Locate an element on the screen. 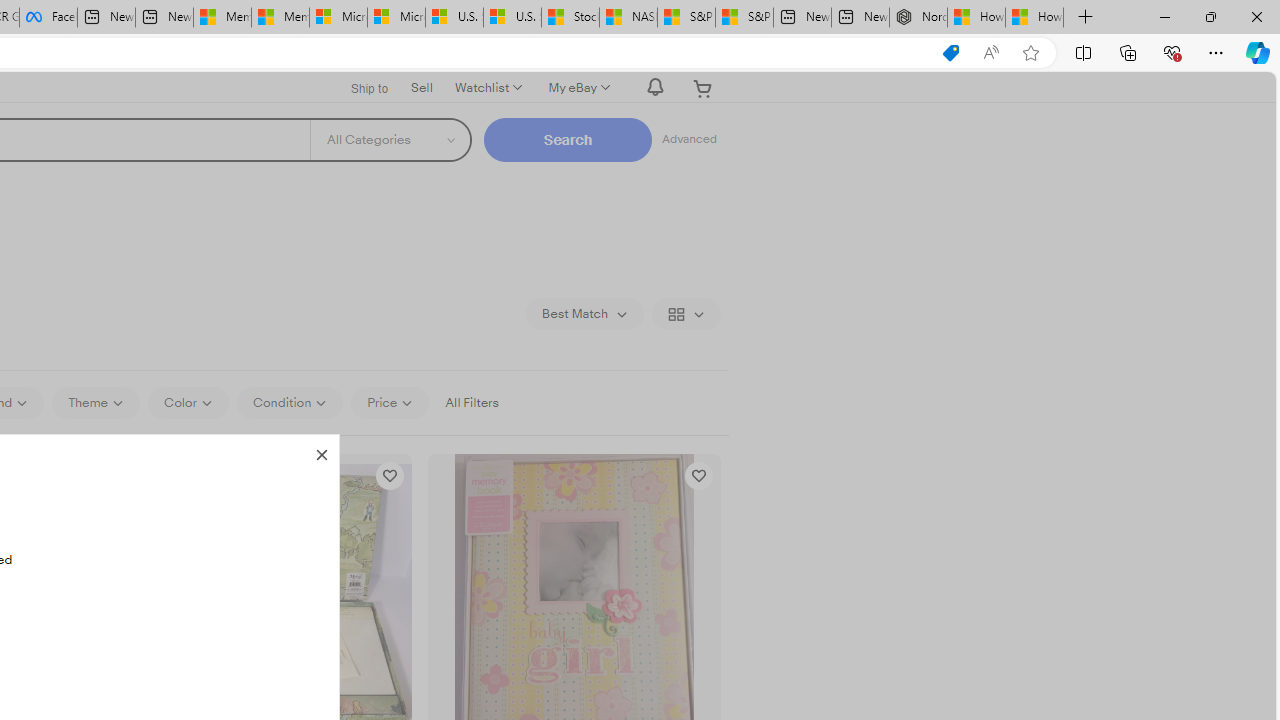 The height and width of the screenshot is (720, 1280). 'New Tab' is located at coordinates (1085, 17).